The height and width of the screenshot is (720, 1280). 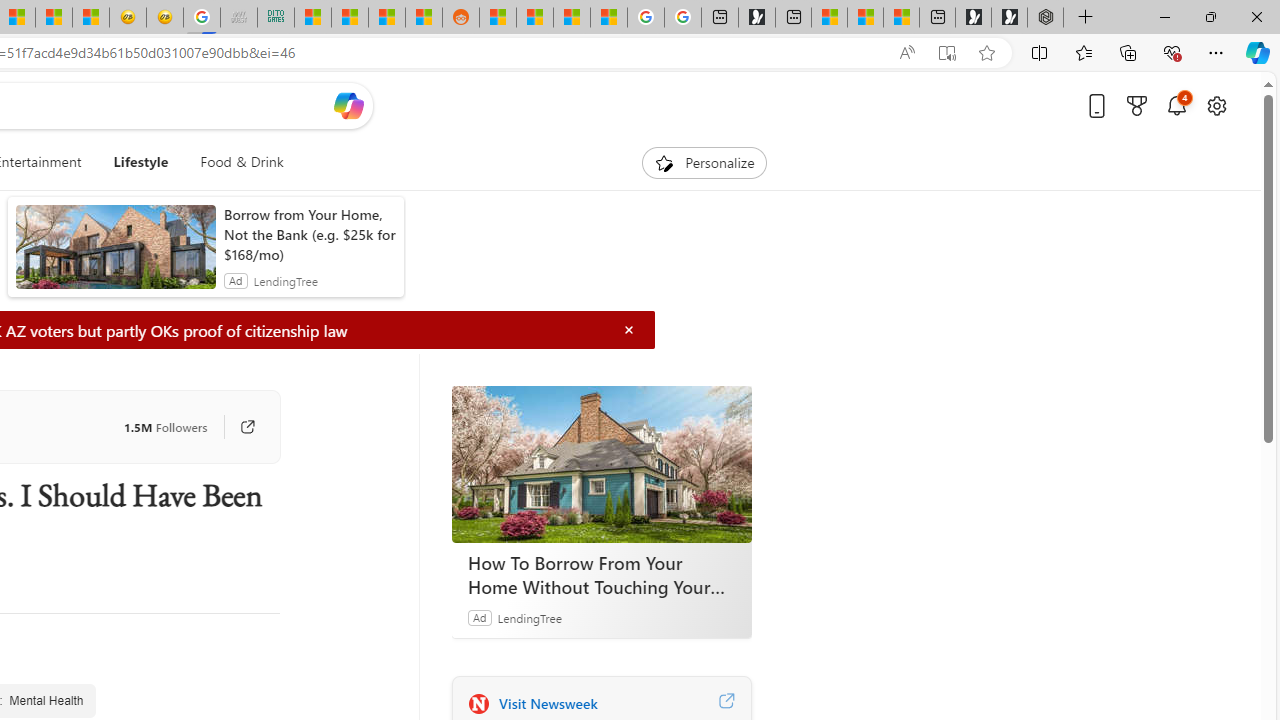 What do you see at coordinates (725, 702) in the screenshot?
I see `'Visit Newsweek website'` at bounding box center [725, 702].